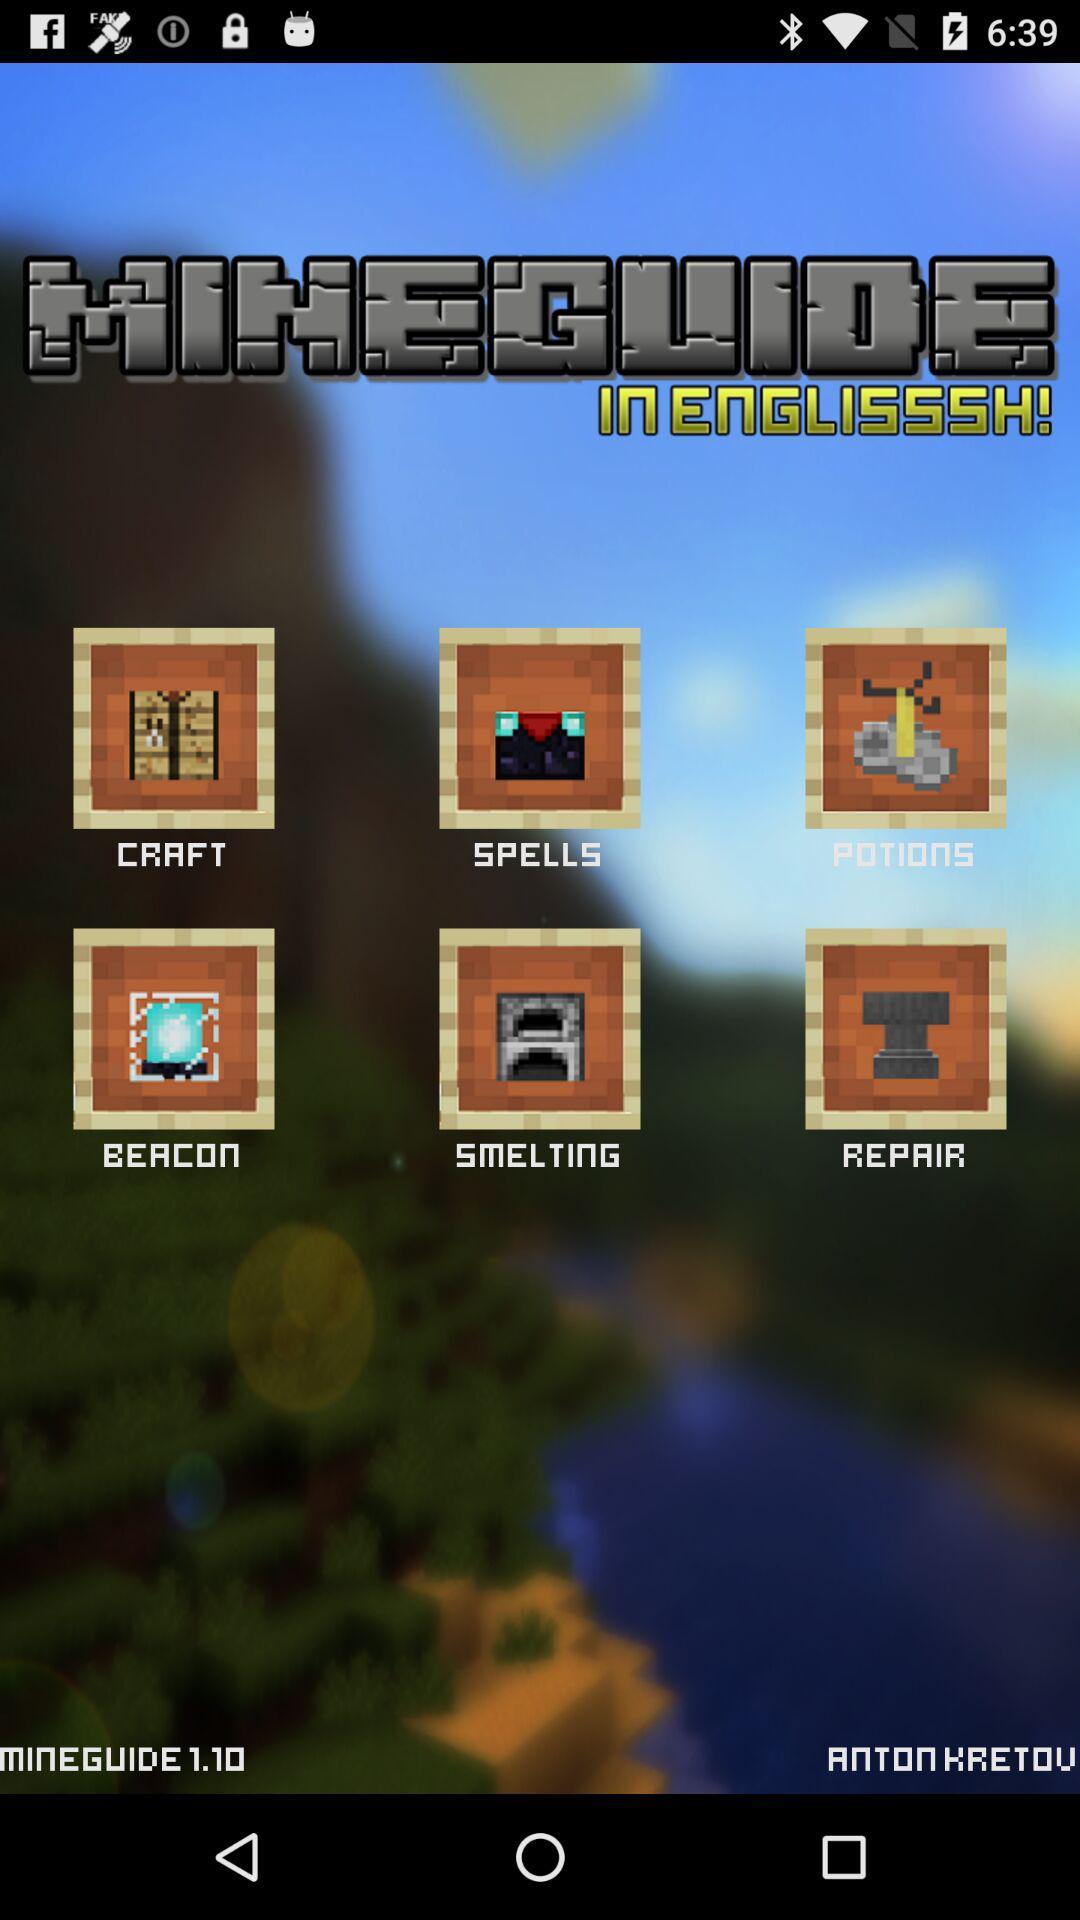 The width and height of the screenshot is (1080, 1920). What do you see at coordinates (172, 1028) in the screenshot?
I see `app above the beacon item` at bounding box center [172, 1028].